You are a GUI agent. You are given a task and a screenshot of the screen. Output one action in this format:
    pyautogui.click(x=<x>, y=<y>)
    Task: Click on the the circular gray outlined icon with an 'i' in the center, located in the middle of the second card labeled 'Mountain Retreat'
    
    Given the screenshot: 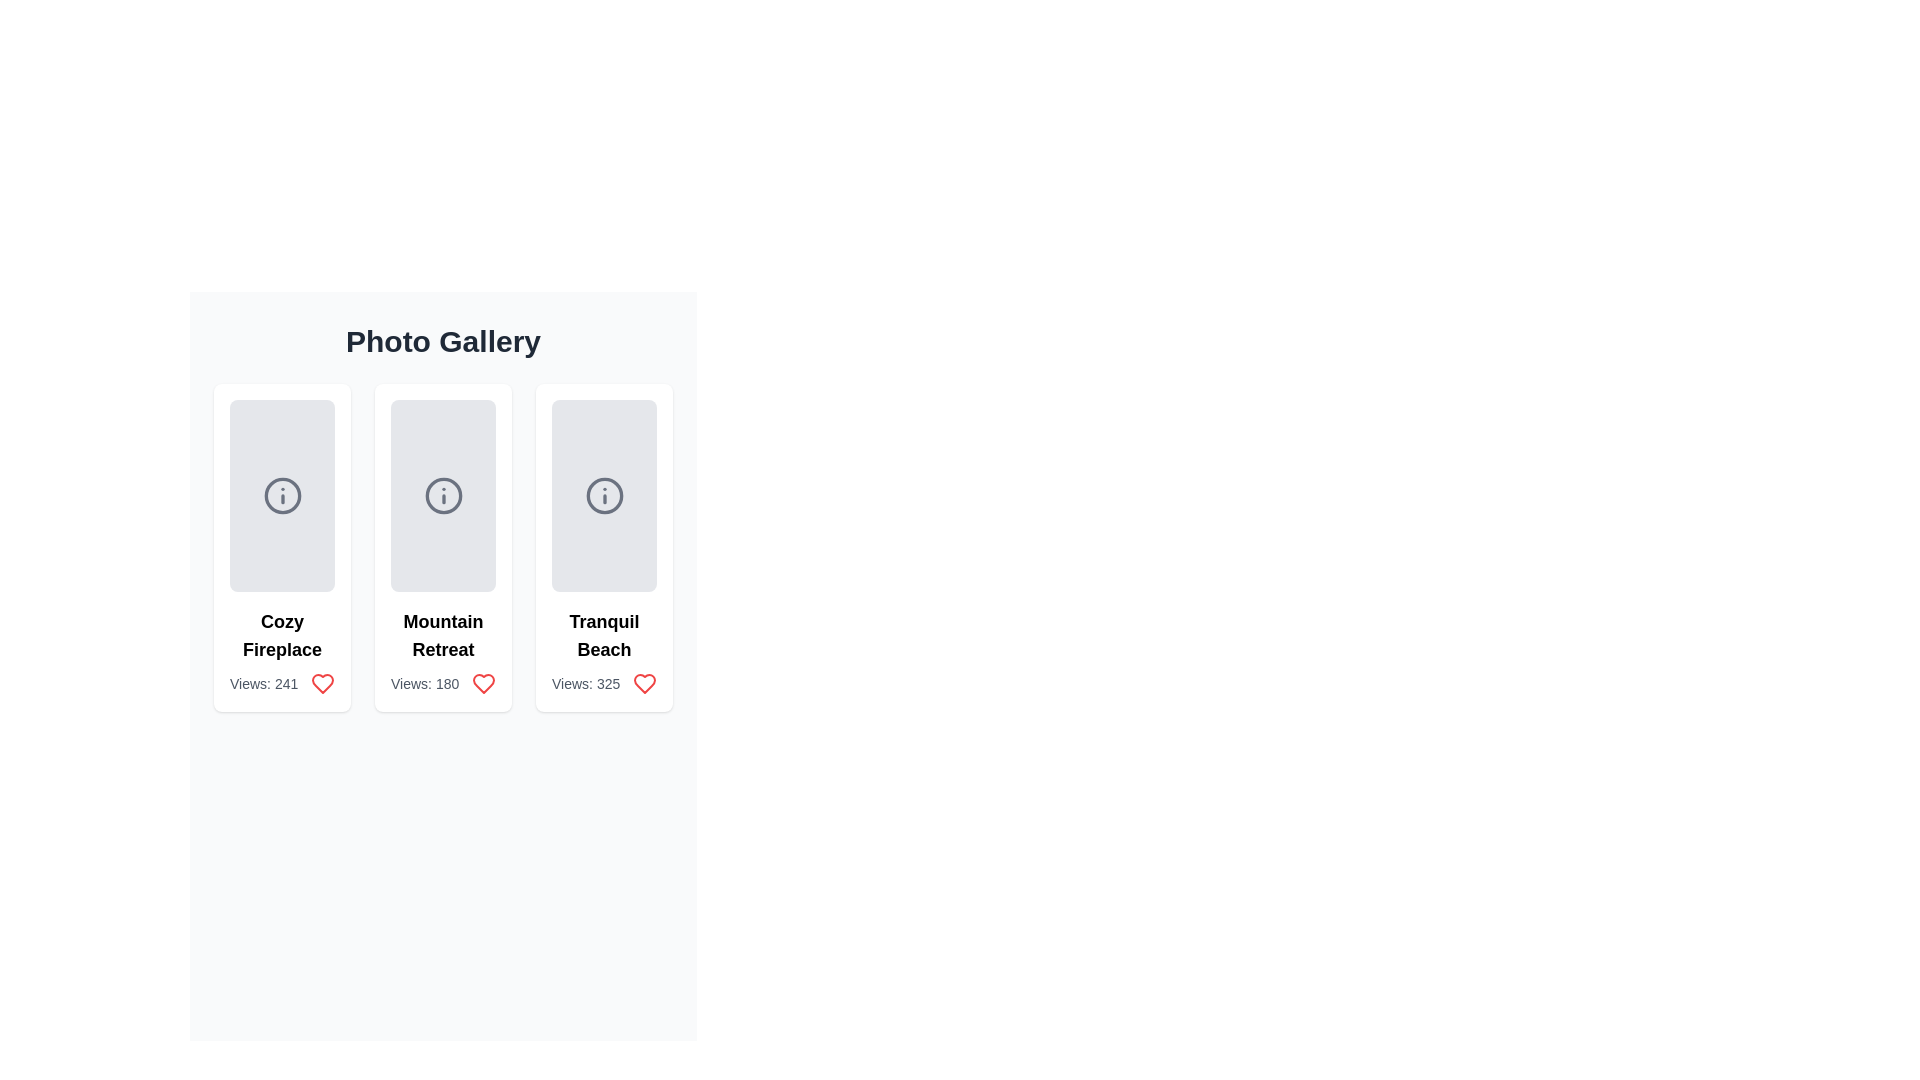 What is the action you would take?
    pyautogui.click(x=442, y=495)
    